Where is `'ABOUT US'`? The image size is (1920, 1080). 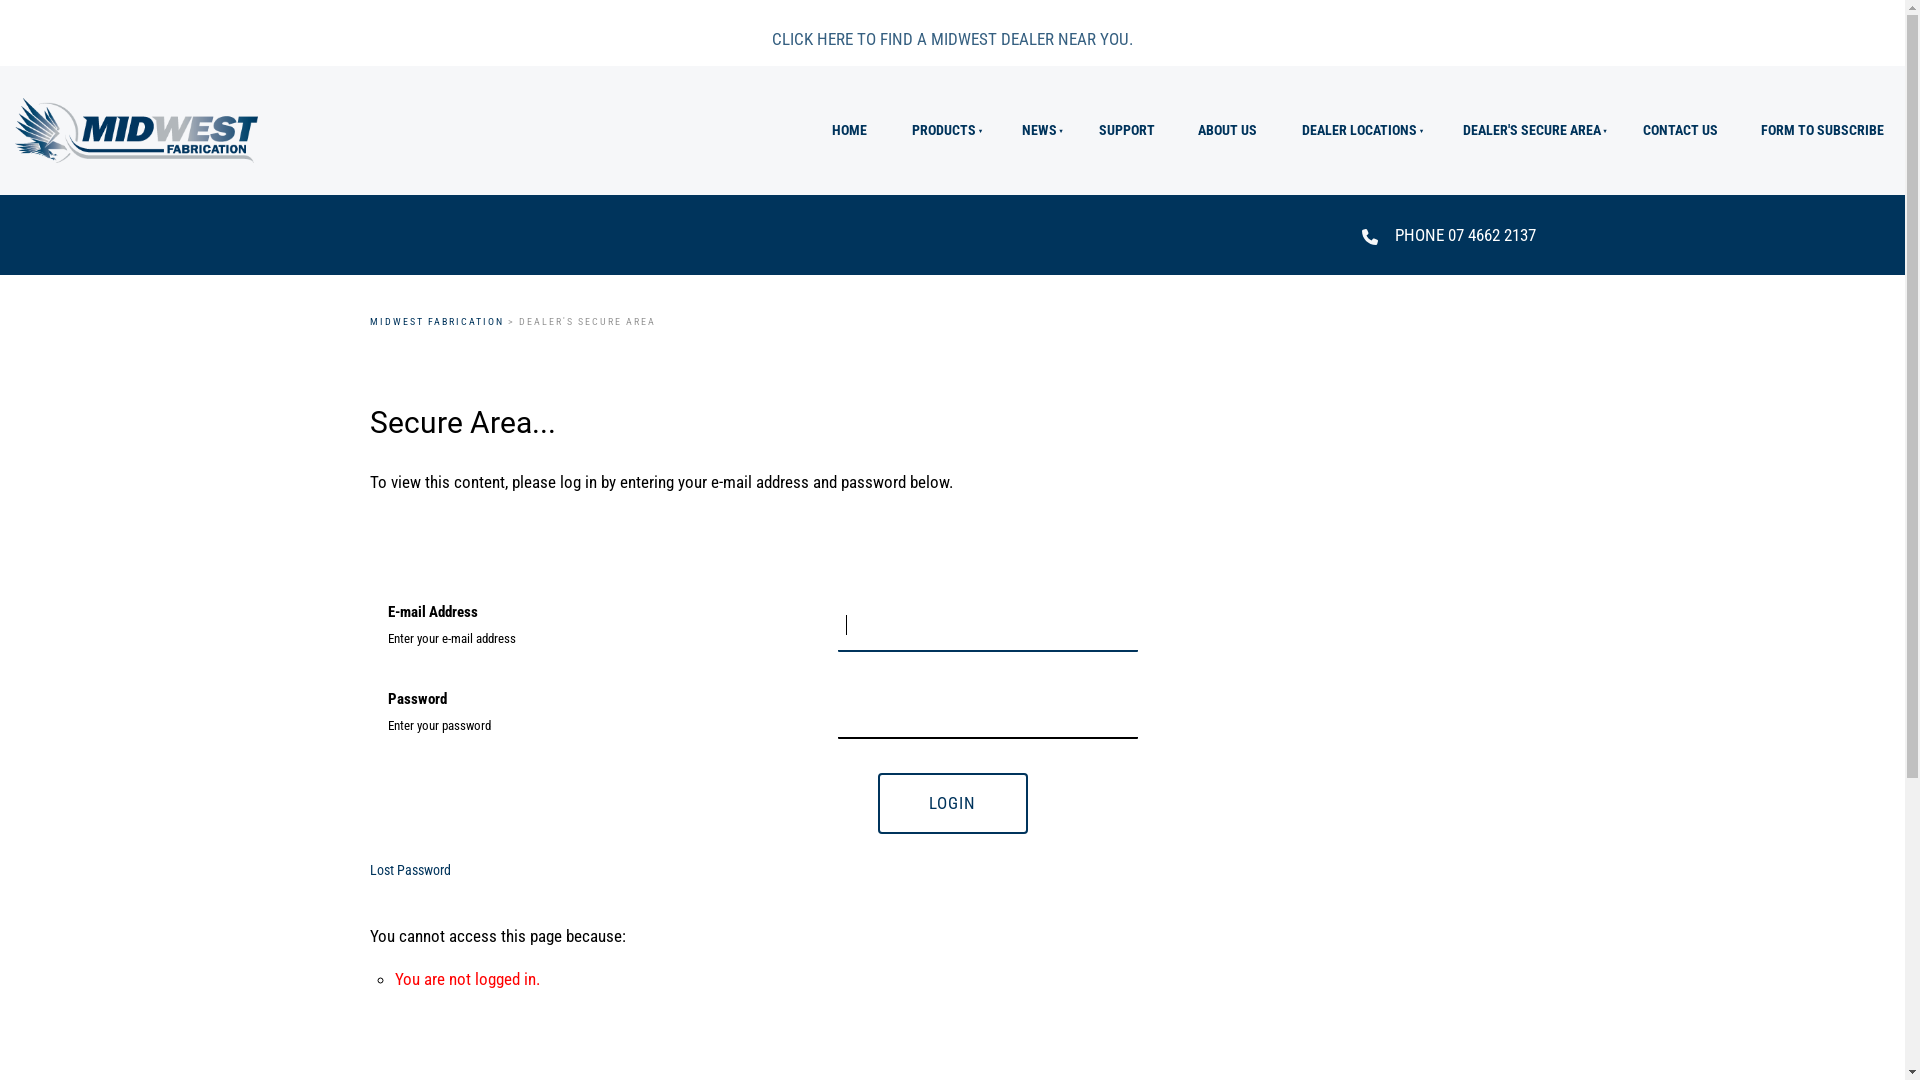 'ABOUT US' is located at coordinates (1226, 130).